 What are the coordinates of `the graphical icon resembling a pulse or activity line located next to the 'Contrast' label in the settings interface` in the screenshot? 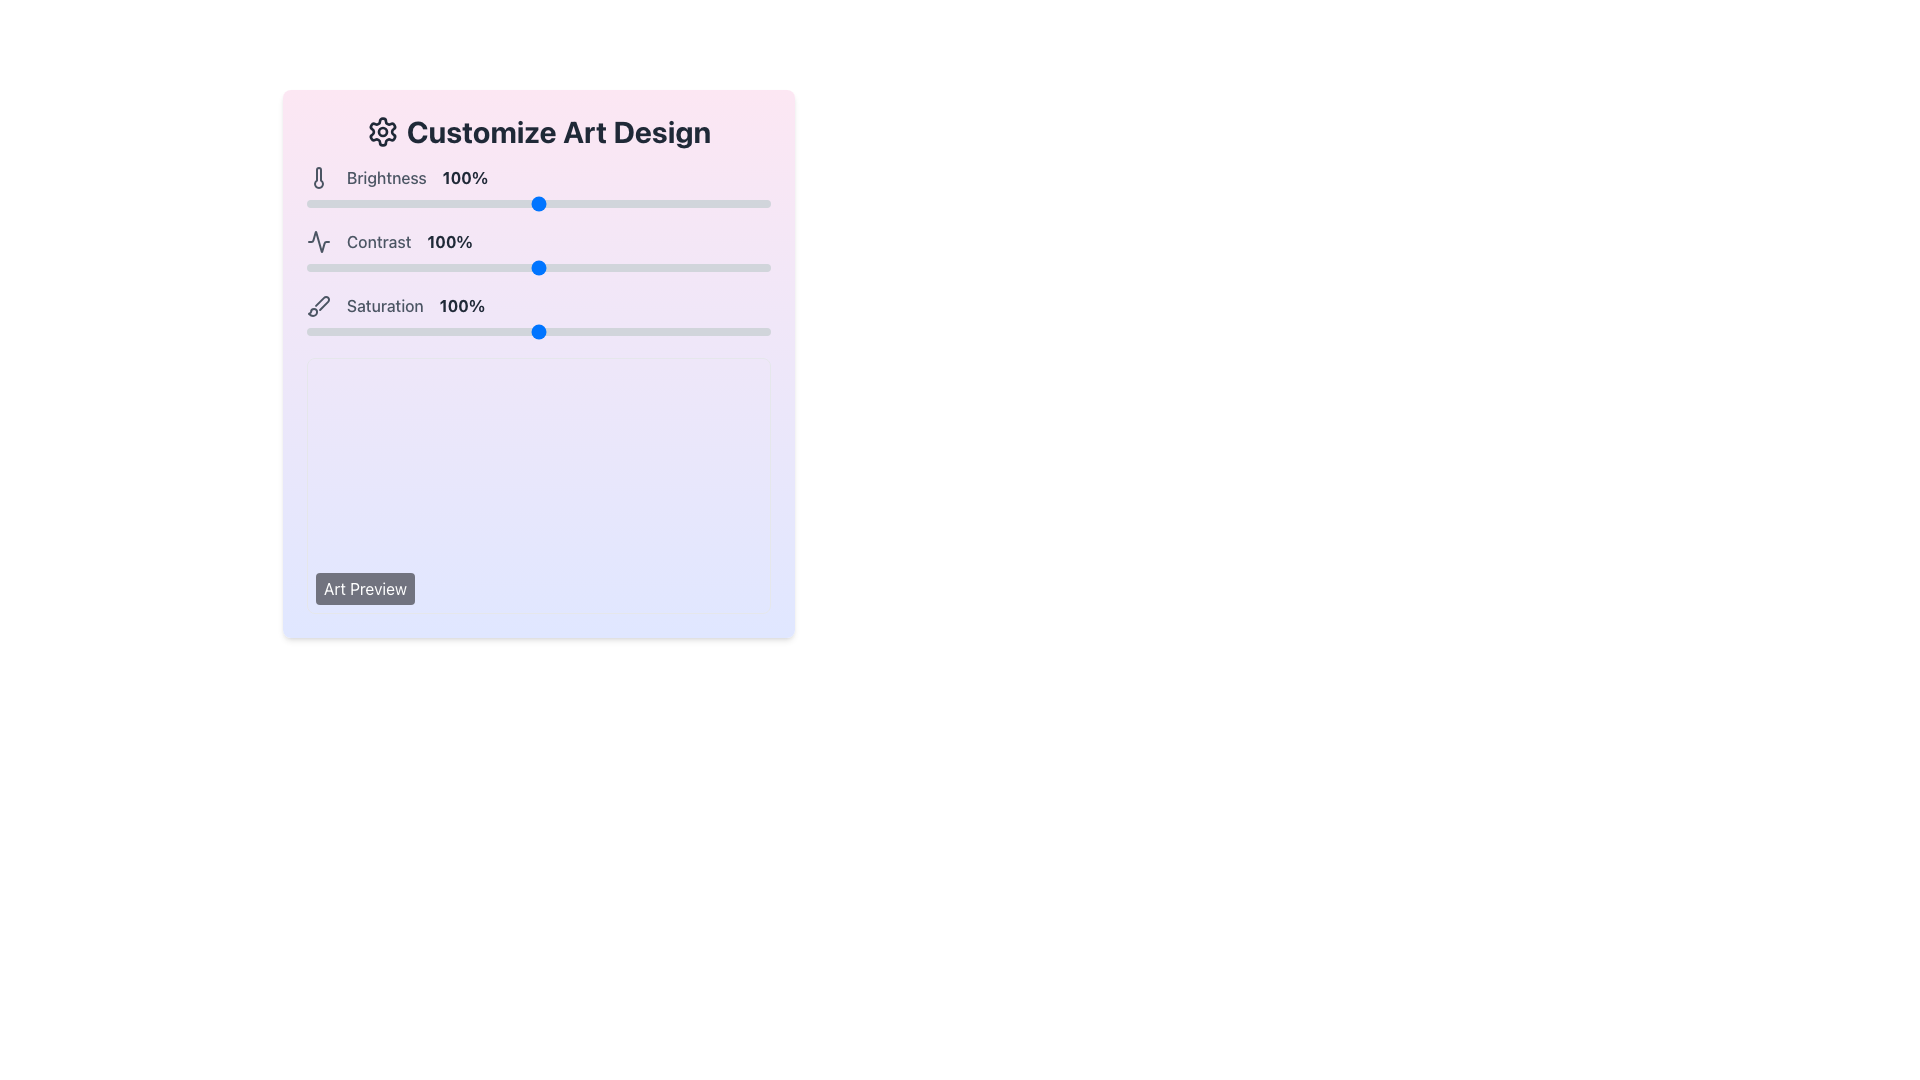 It's located at (317, 241).